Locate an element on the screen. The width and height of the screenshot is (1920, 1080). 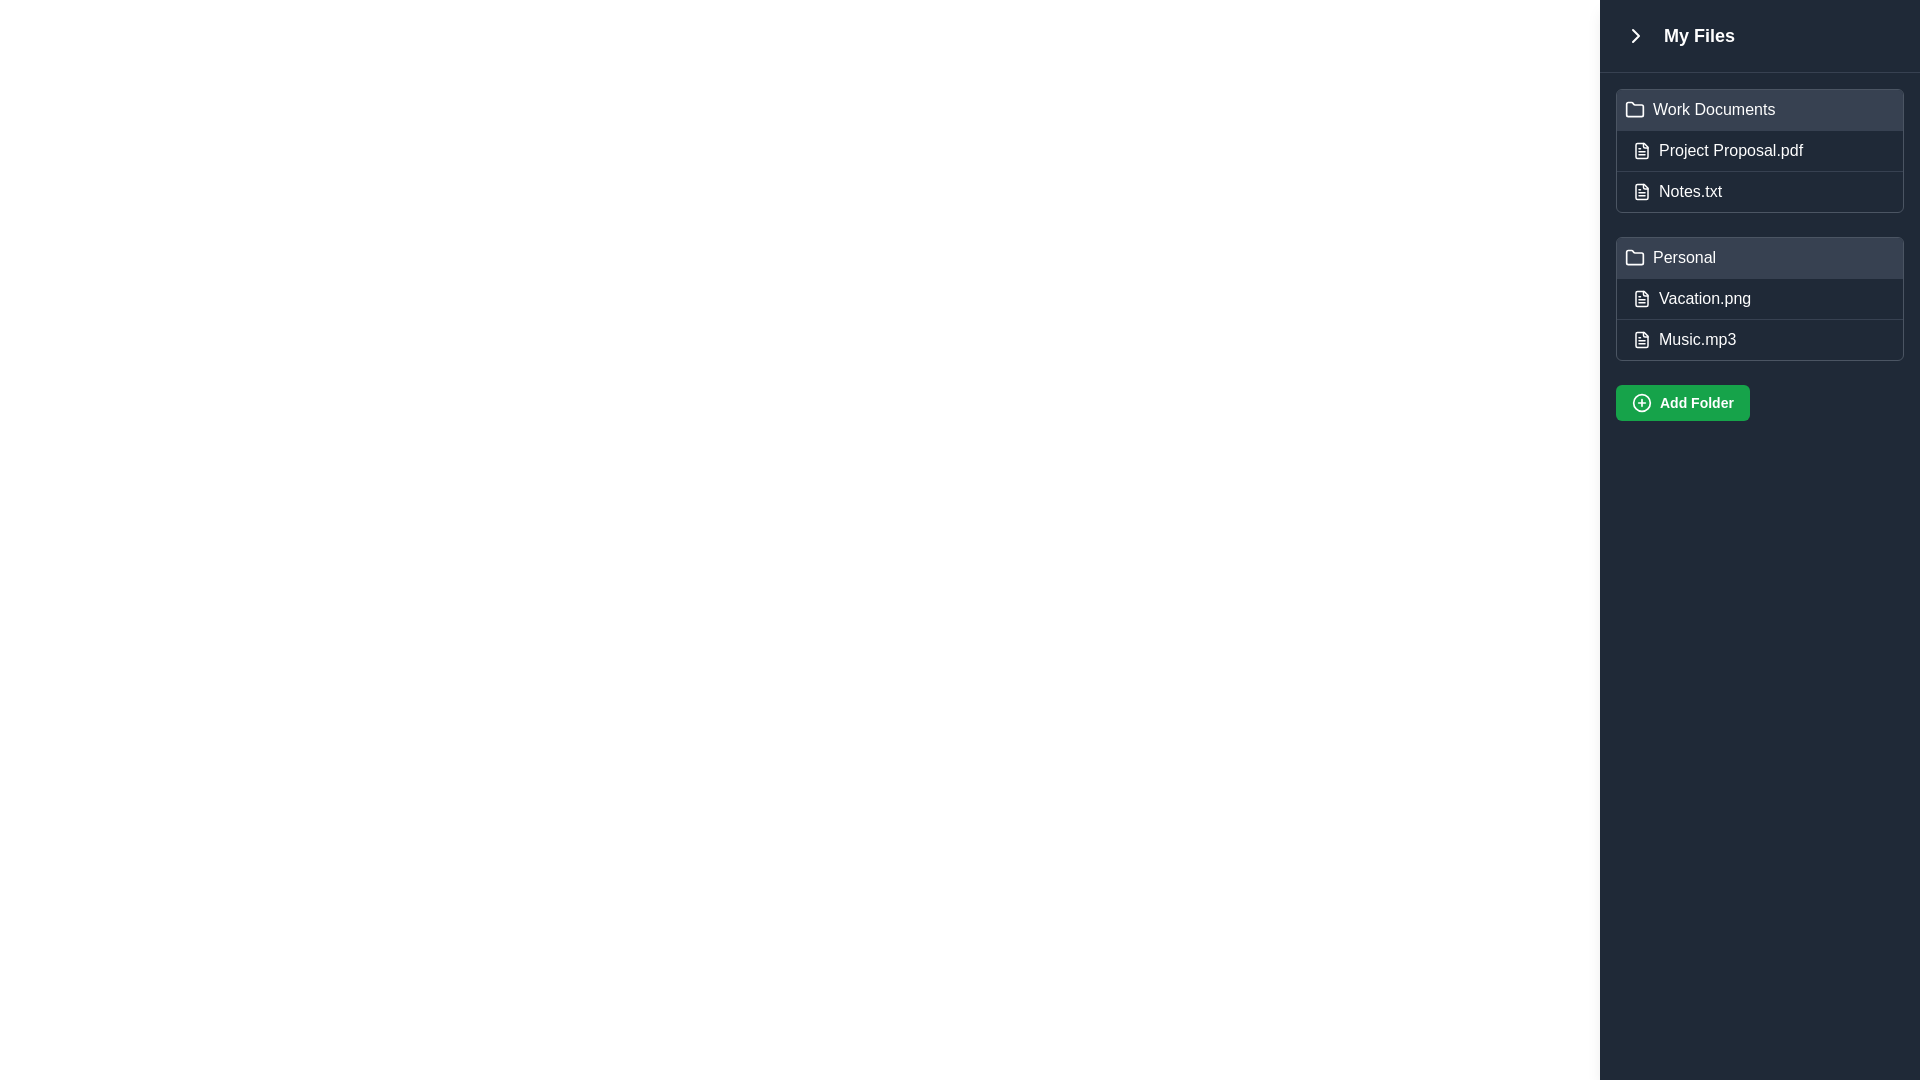
the list item displaying 'Project Proposal.pdf' is located at coordinates (1730, 149).